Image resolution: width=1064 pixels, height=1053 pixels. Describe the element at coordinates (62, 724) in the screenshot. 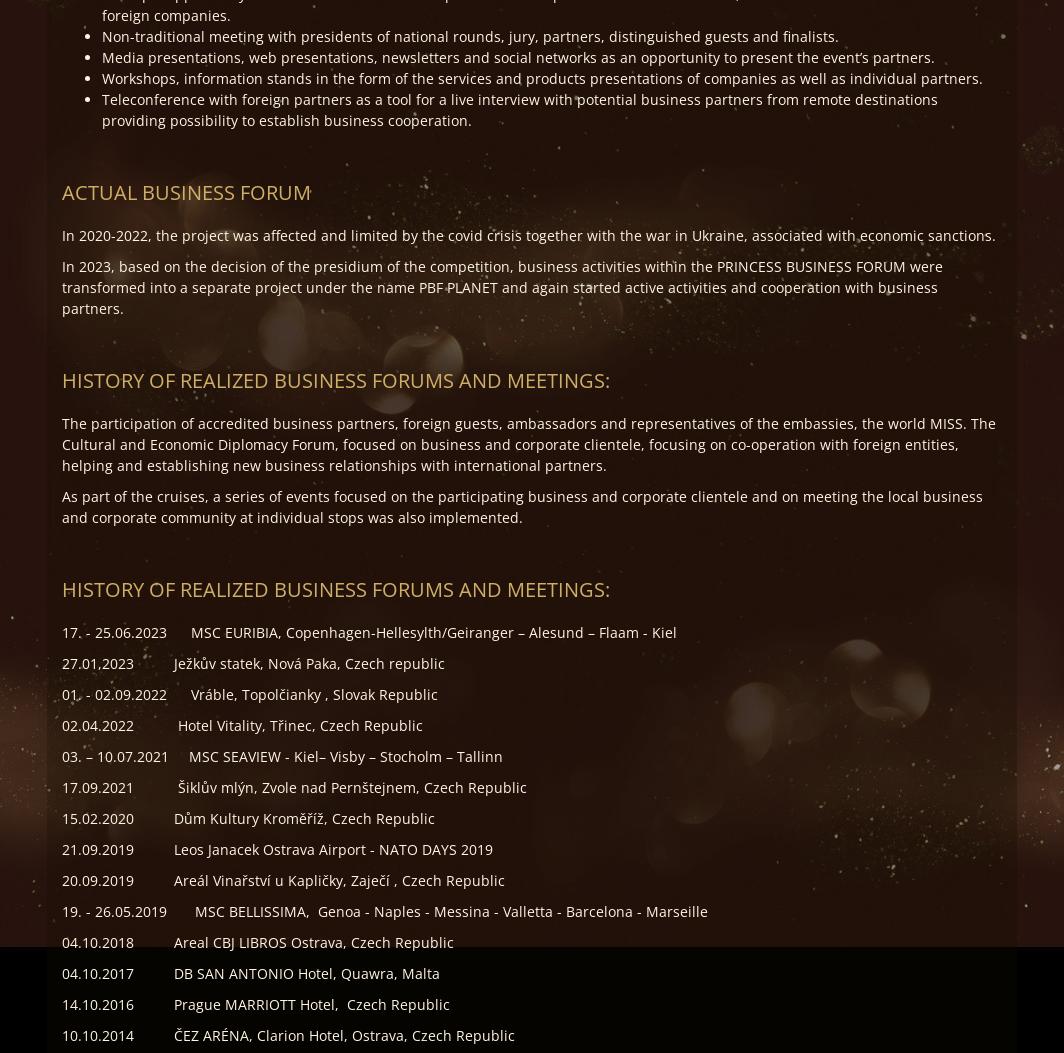

I see `'02.04.2022           Hotel Vitality, Třinec, Czech Republic'` at that location.